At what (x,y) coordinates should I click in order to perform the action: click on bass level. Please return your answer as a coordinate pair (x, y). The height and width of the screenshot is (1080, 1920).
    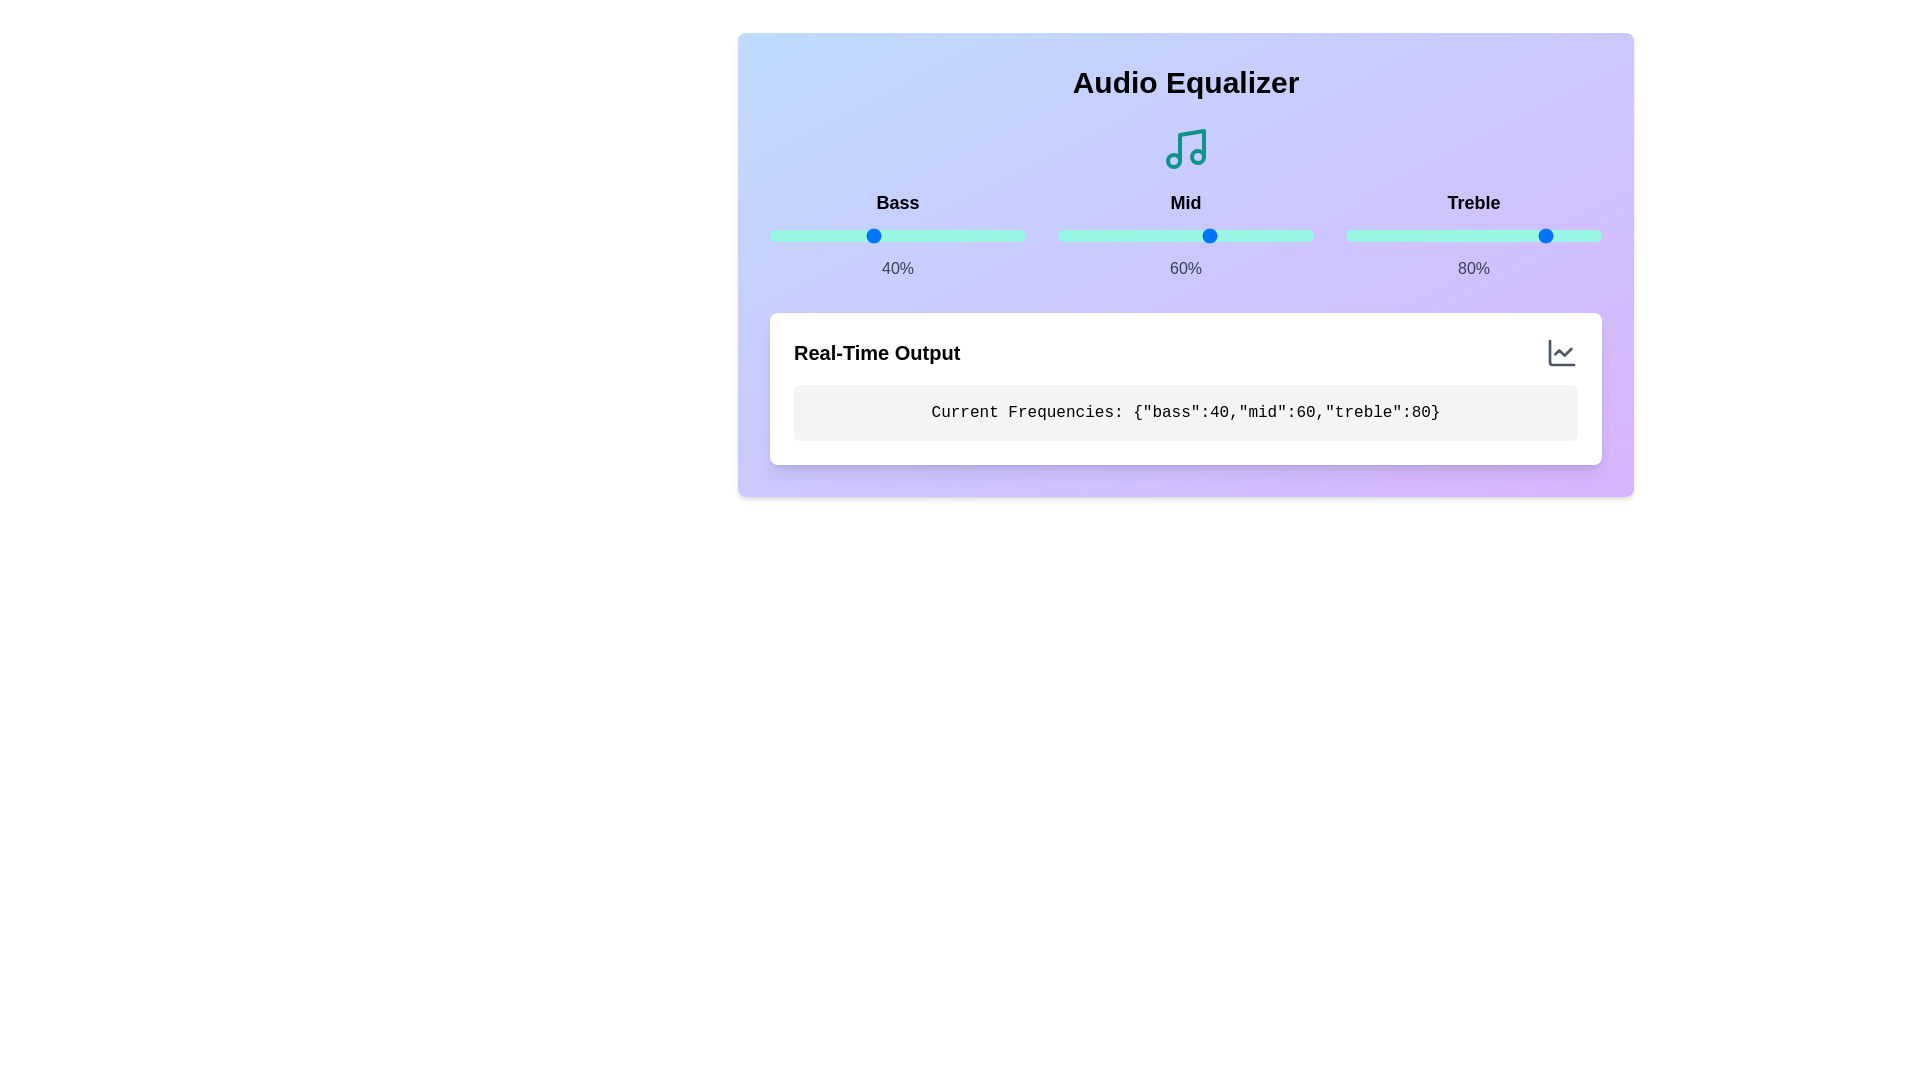
    Looking at the image, I should click on (880, 234).